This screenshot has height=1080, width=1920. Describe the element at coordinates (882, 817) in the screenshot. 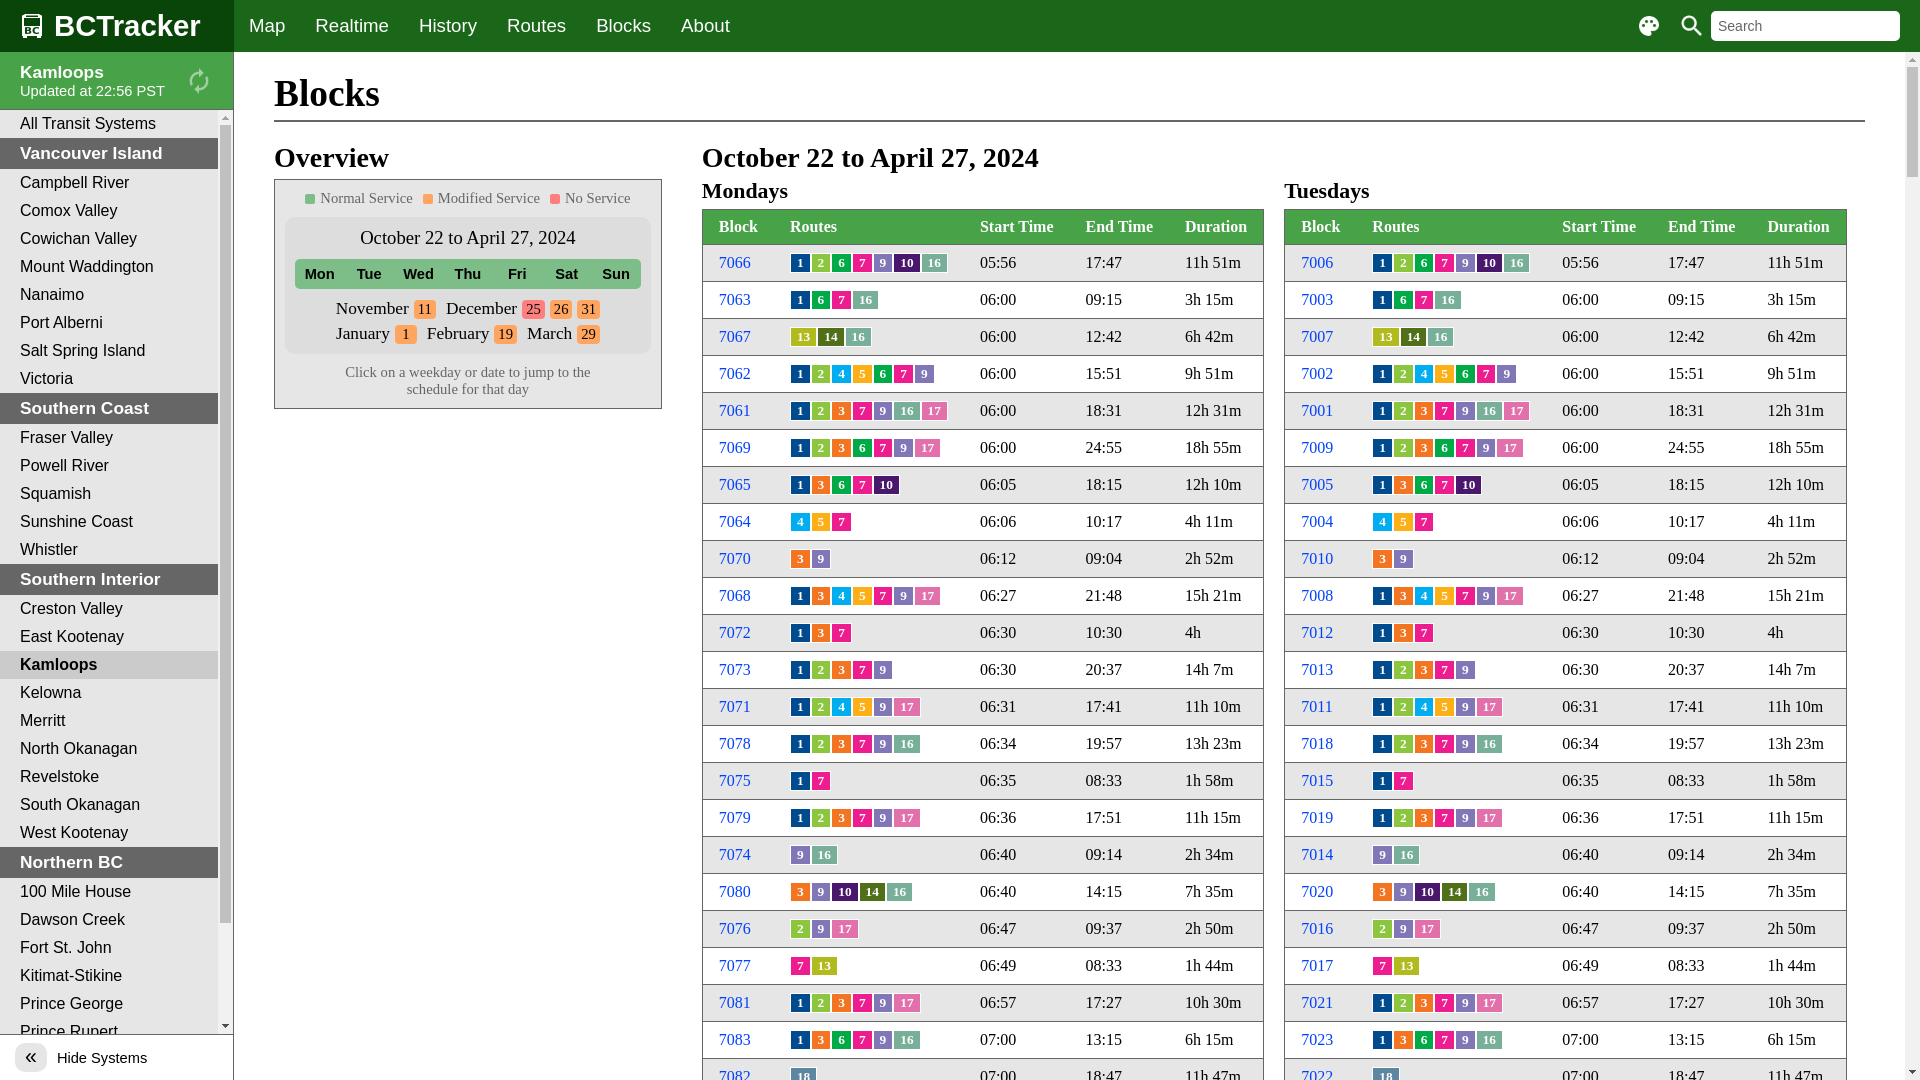

I see `'9'` at that location.